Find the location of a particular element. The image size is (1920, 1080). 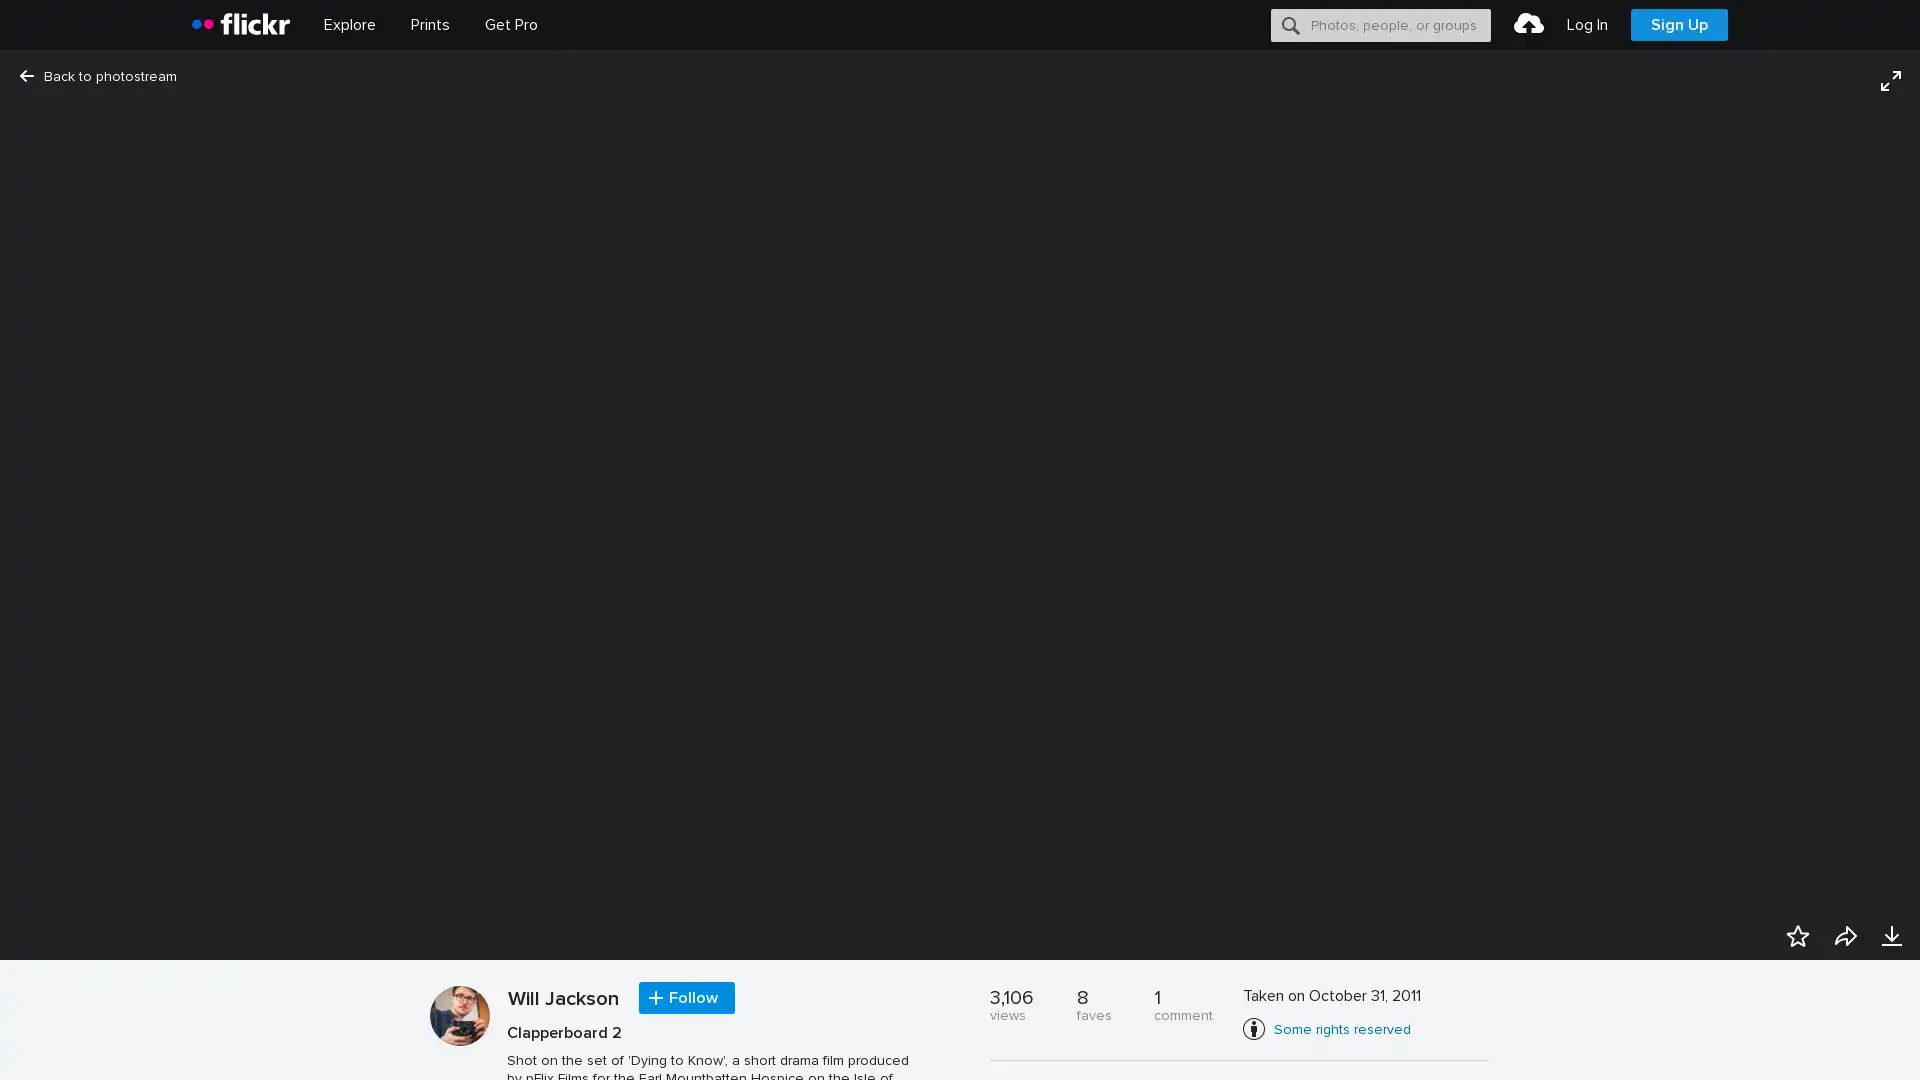

Follow is located at coordinates (686, 998).